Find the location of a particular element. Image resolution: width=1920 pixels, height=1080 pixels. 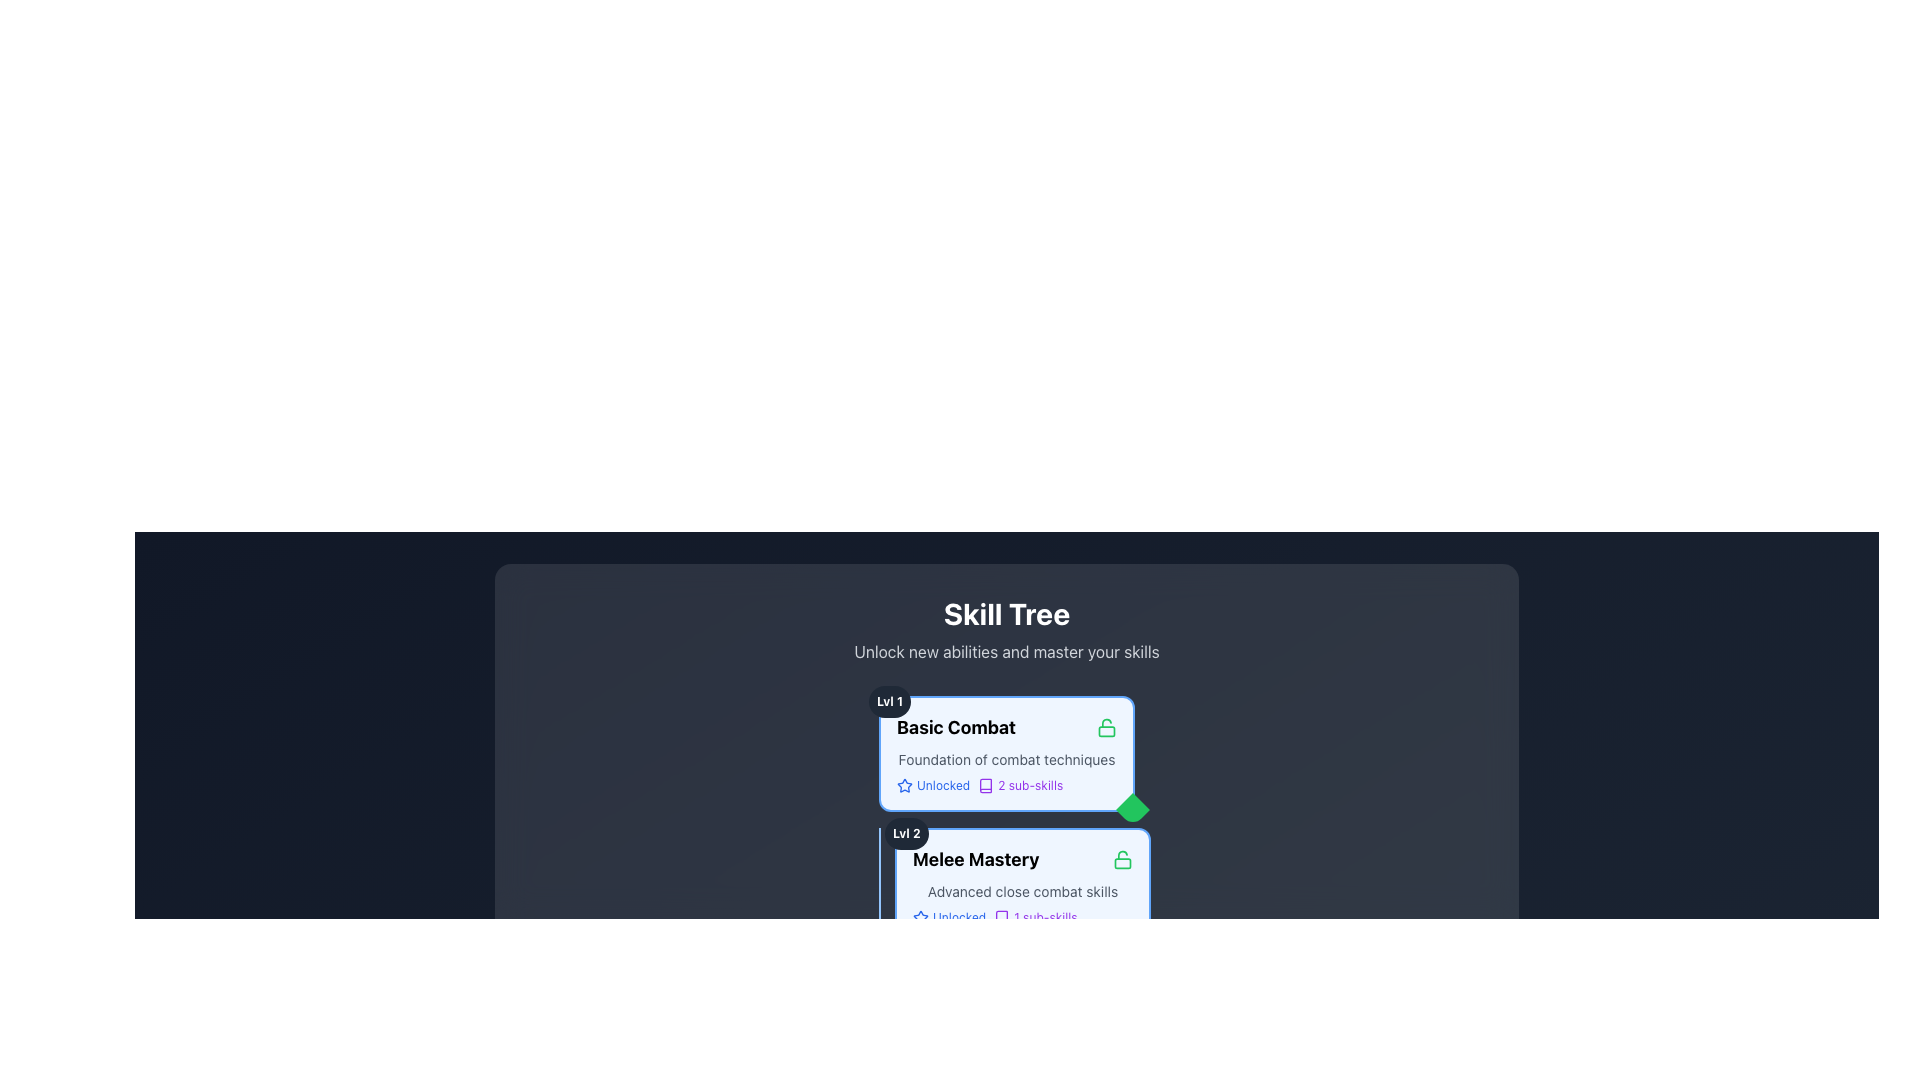

informational text with blue and purple text indicating the status of the 'Melee Mastery' skill, located under the 'Advanced close combat skills' description in the skill tree interface is located at coordinates (1022, 918).